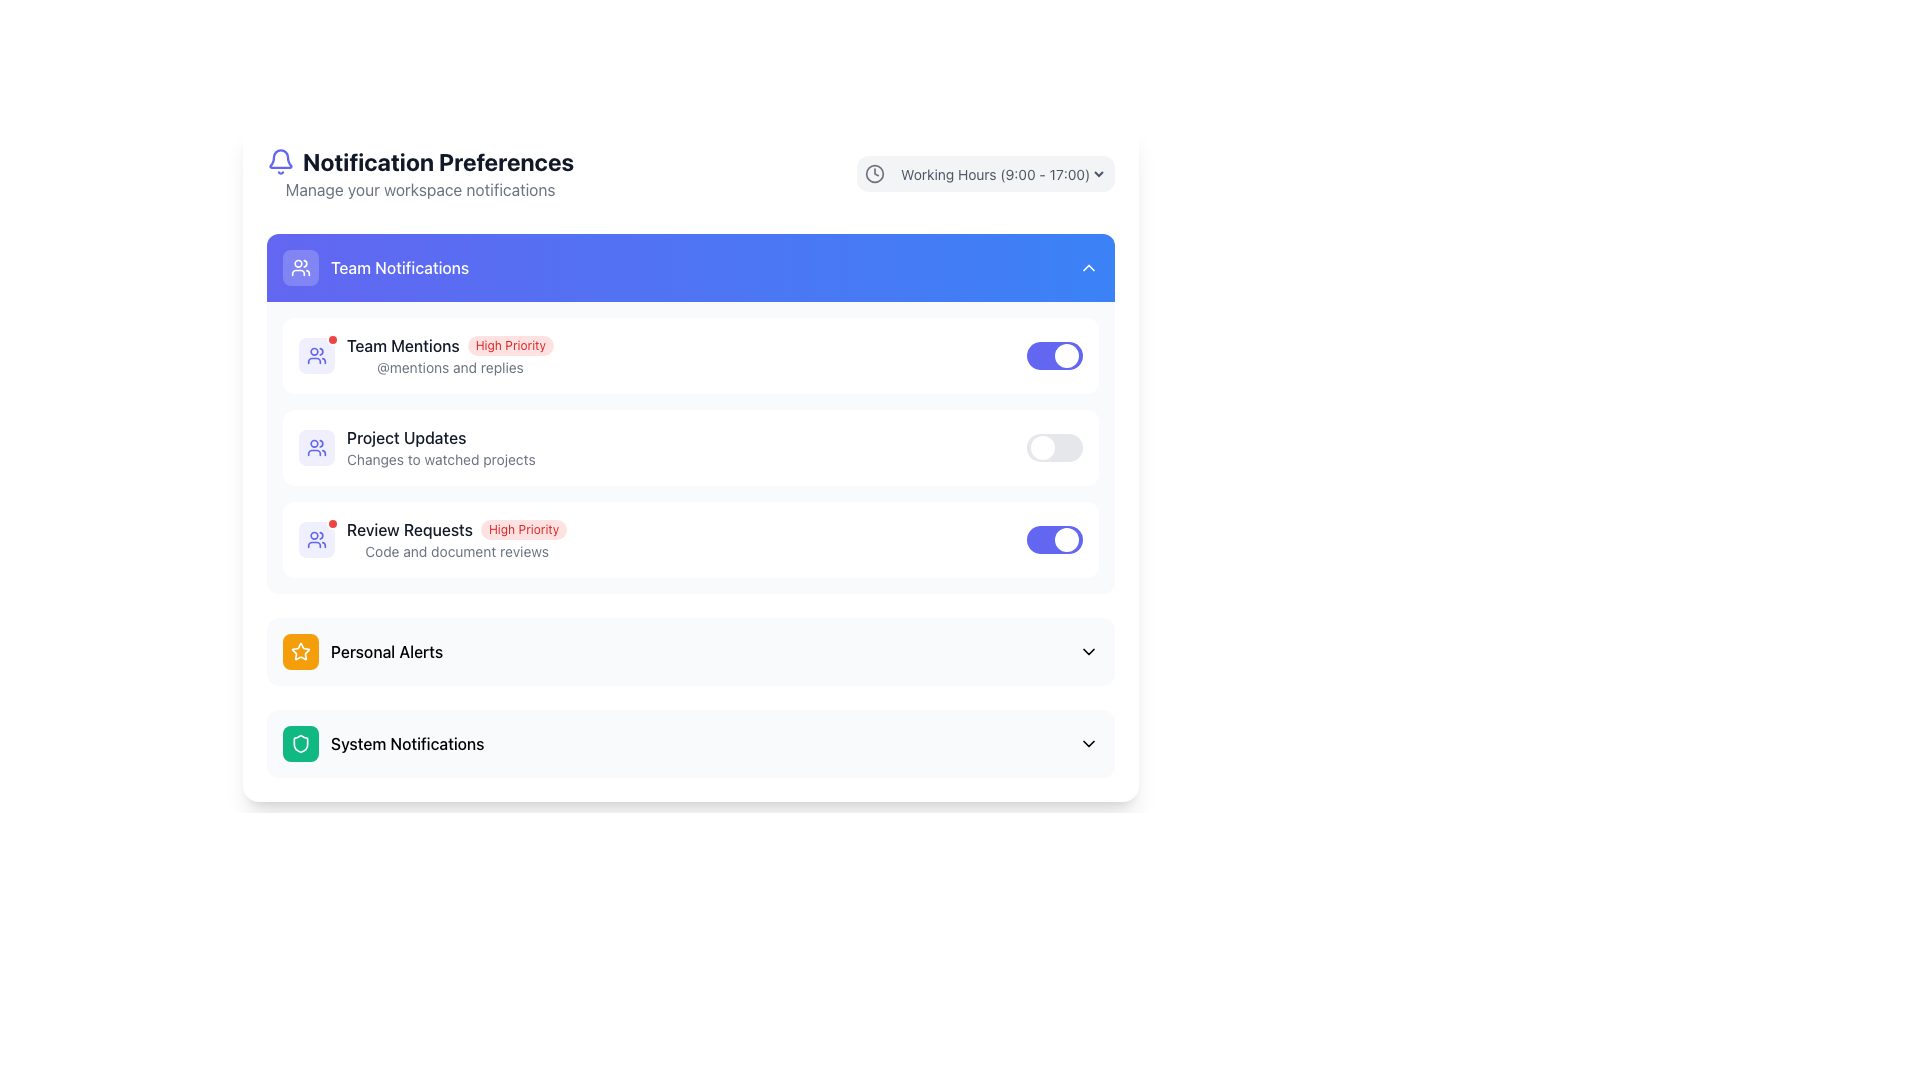 The image size is (1920, 1080). I want to click on the shield icon representing the 'System Notifications' section, so click(300, 744).